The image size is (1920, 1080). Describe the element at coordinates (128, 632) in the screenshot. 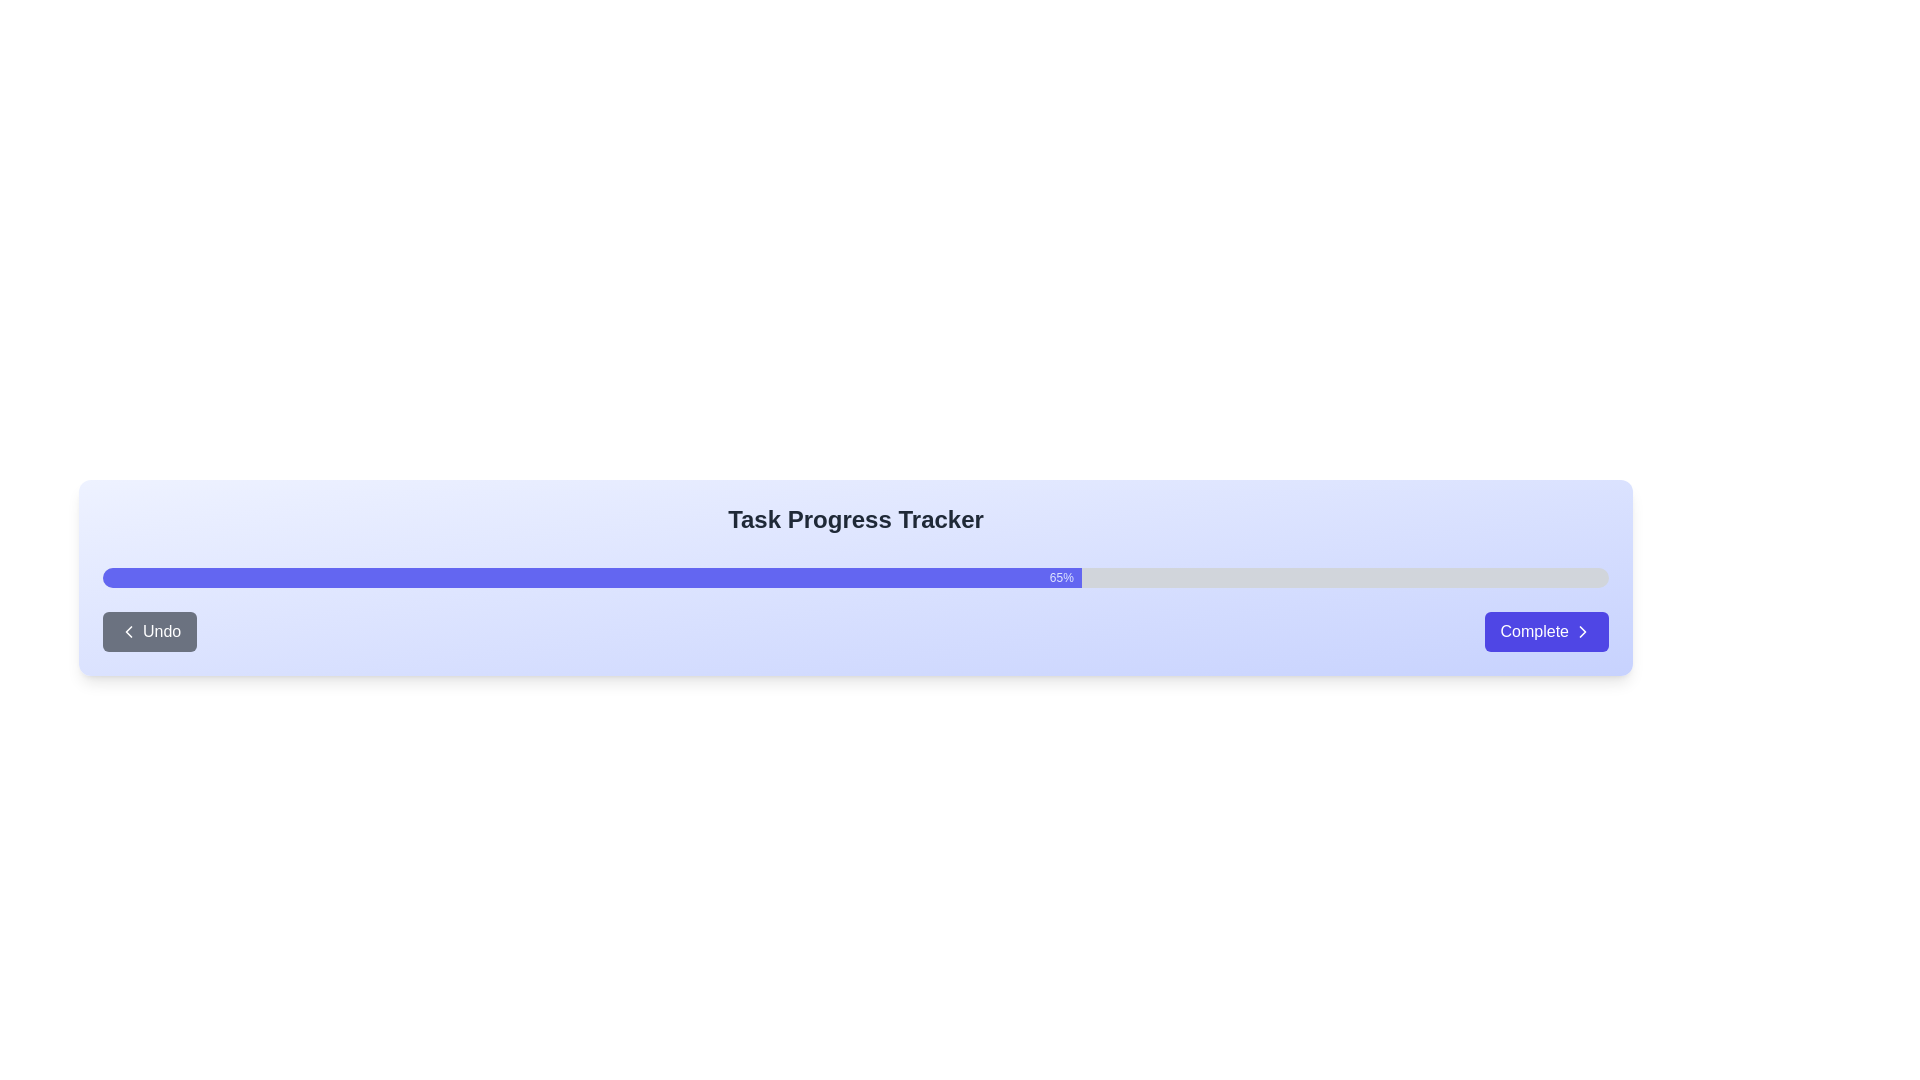

I see `the left-facing chevron icon within the 'Undo' button located at the bottom-left corner of the interface` at that location.